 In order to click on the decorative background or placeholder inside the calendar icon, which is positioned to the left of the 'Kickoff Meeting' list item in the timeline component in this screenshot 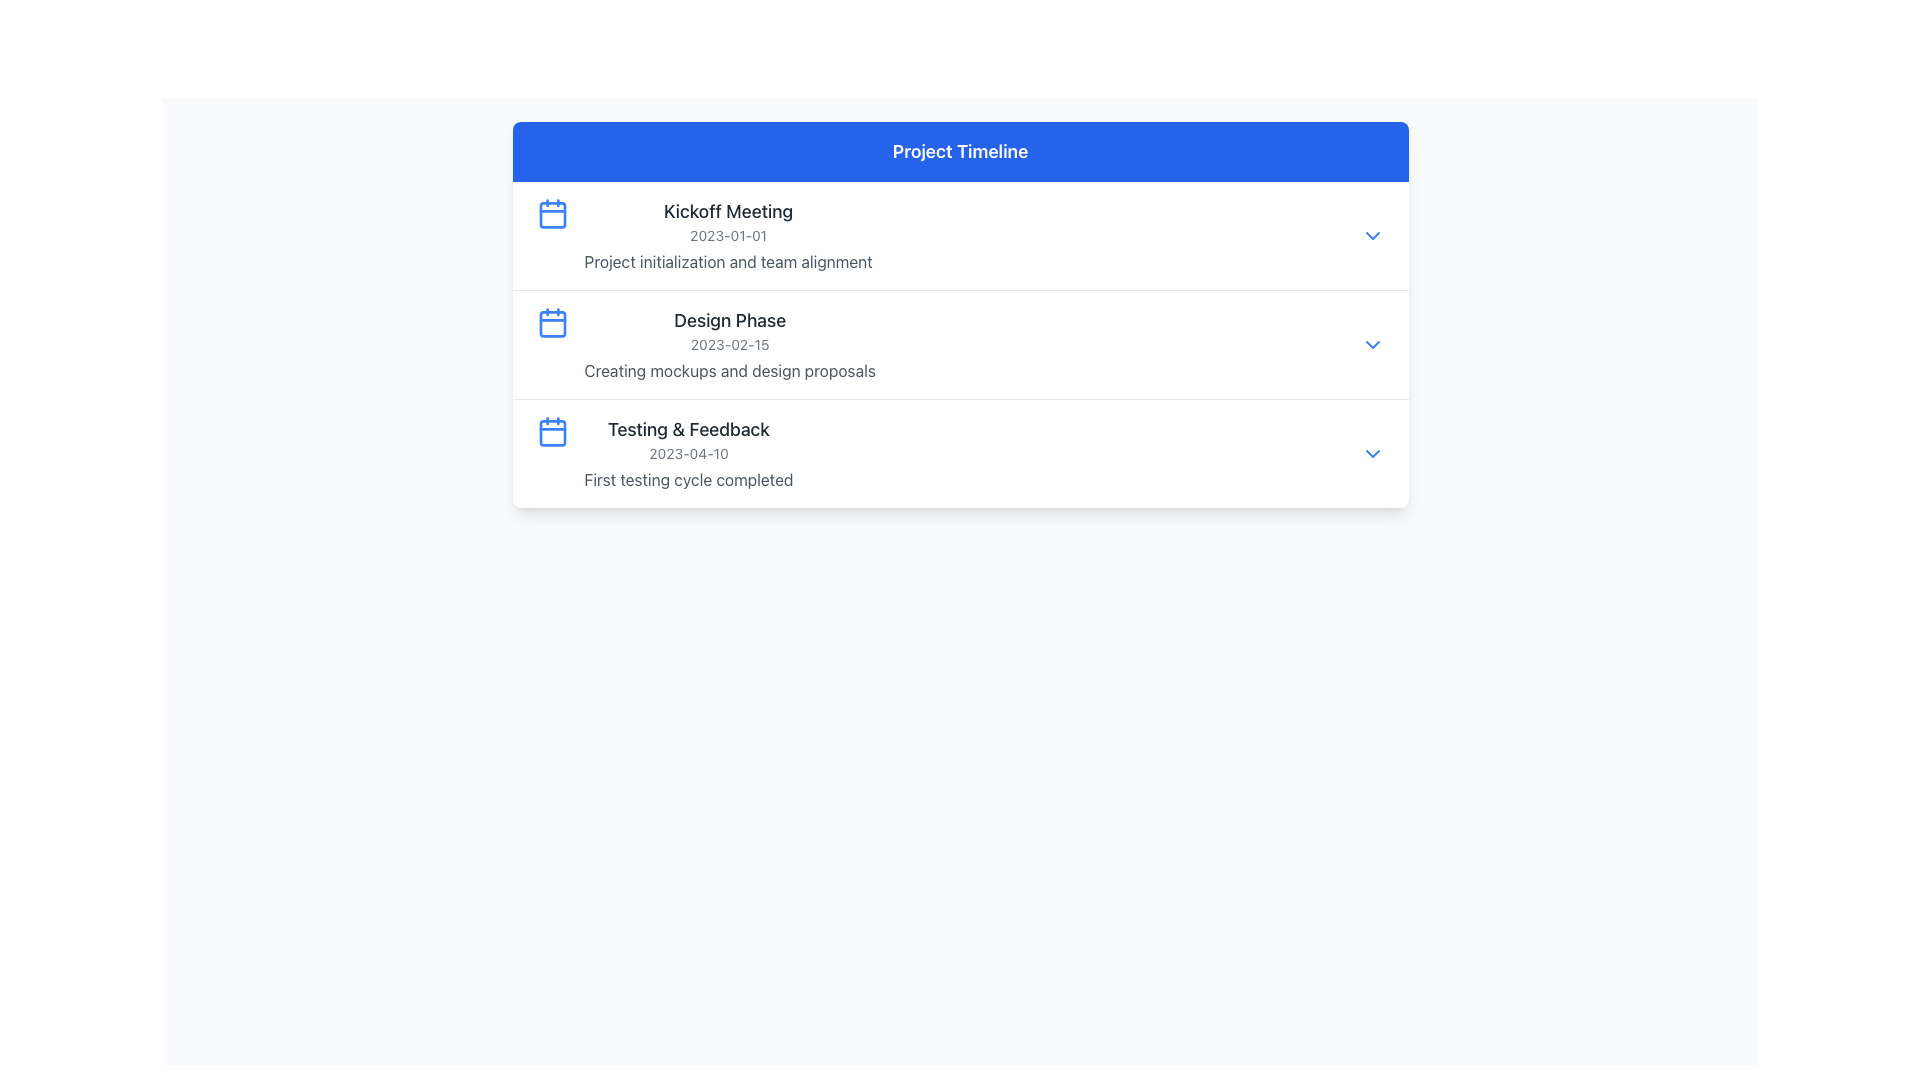, I will do `click(552, 215)`.